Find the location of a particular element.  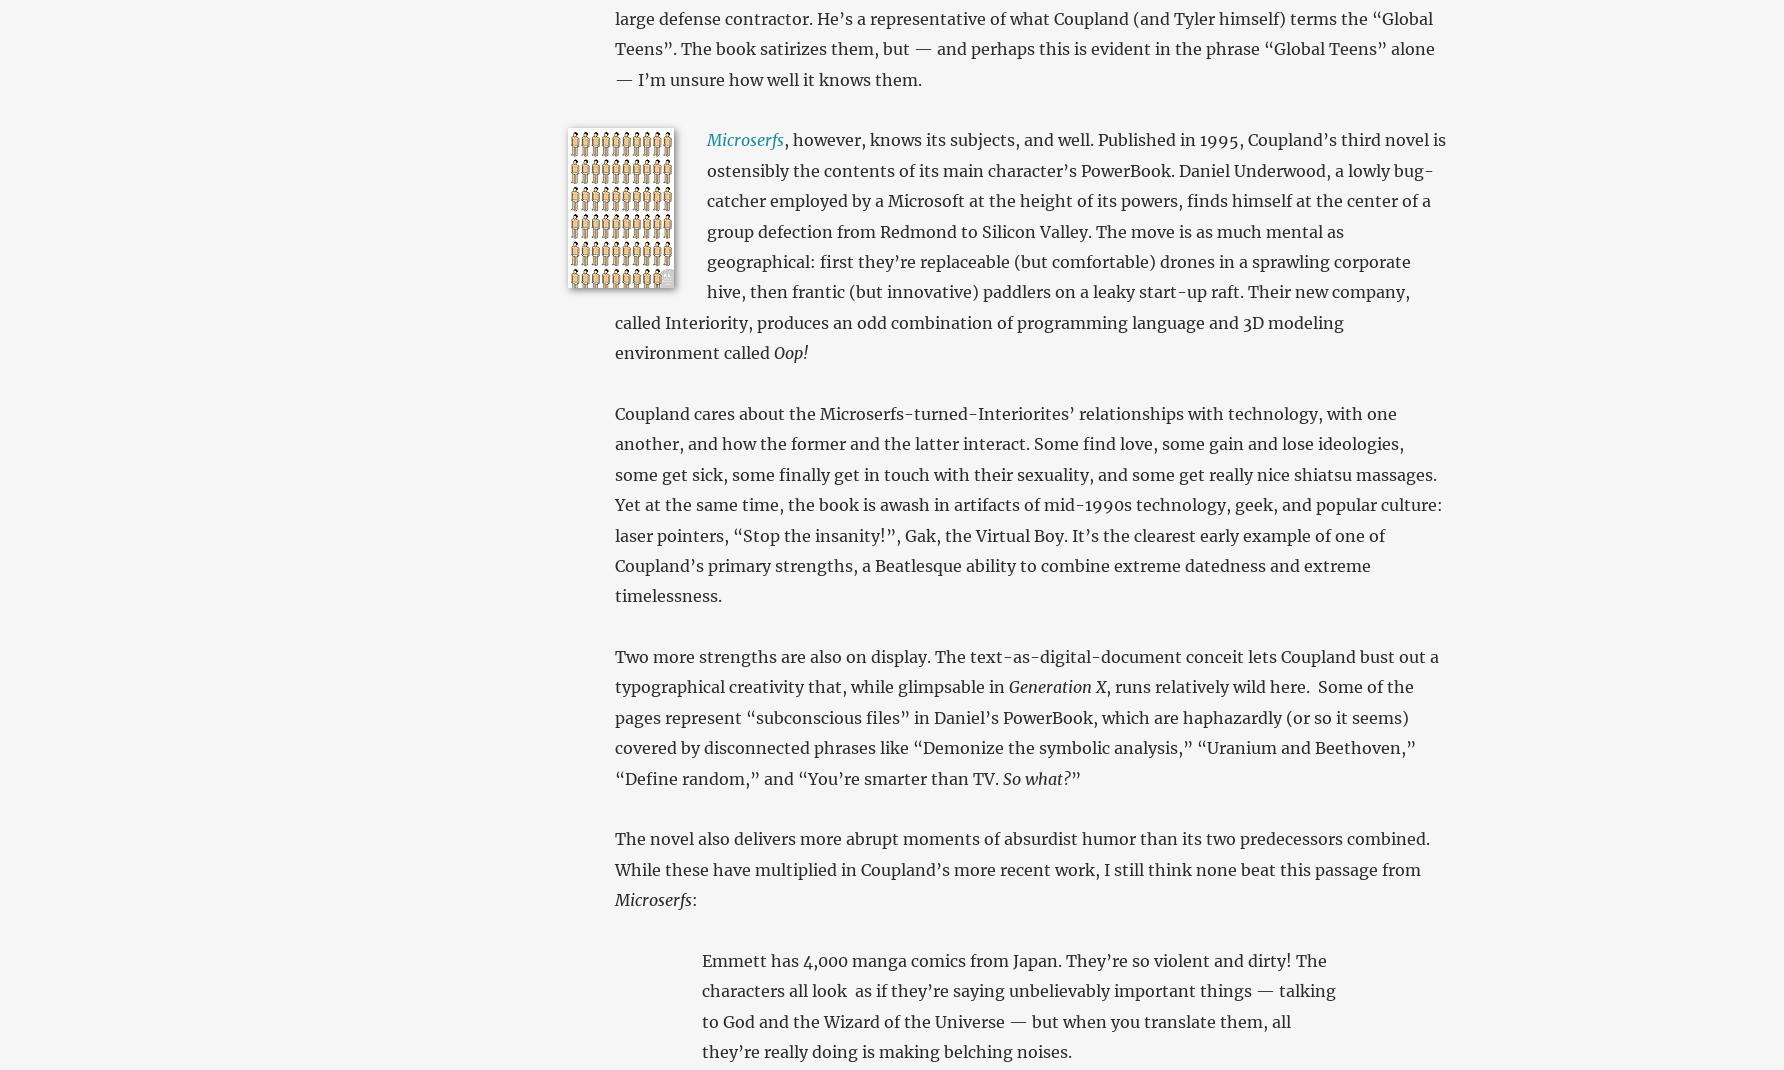

'Emmett has 4,000 manga comics from Japan. They’re so violent and dirty! The characters all look  as if they’re saying unbelievably important things — talking to God and the Wizard of the Universe — but when you translate them, all they’re really doing is making belching noises.' is located at coordinates (1016, 1006).